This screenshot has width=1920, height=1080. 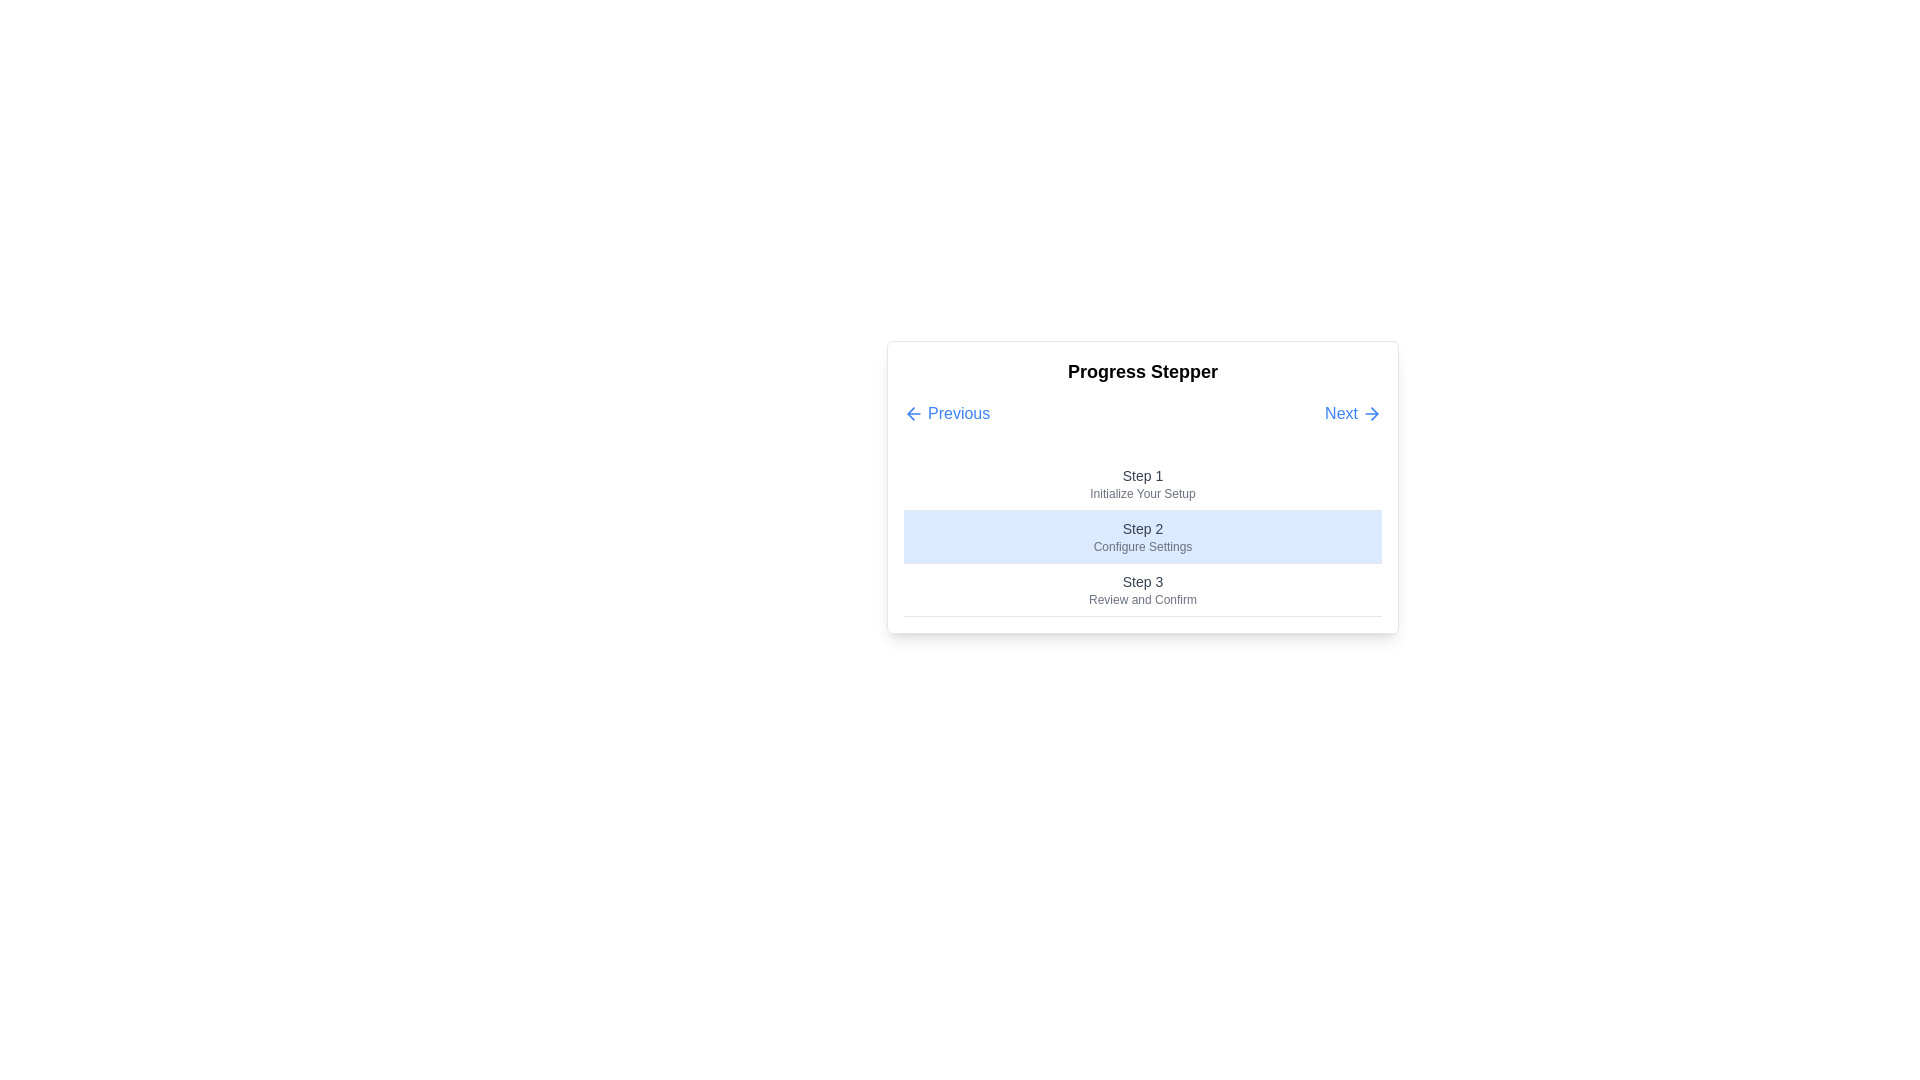 What do you see at coordinates (1142, 547) in the screenshot?
I see `the 'Configure Settings' text label displayed in small gray font, which is positioned beneath the 'Step 2' label in the progress stepper component` at bounding box center [1142, 547].